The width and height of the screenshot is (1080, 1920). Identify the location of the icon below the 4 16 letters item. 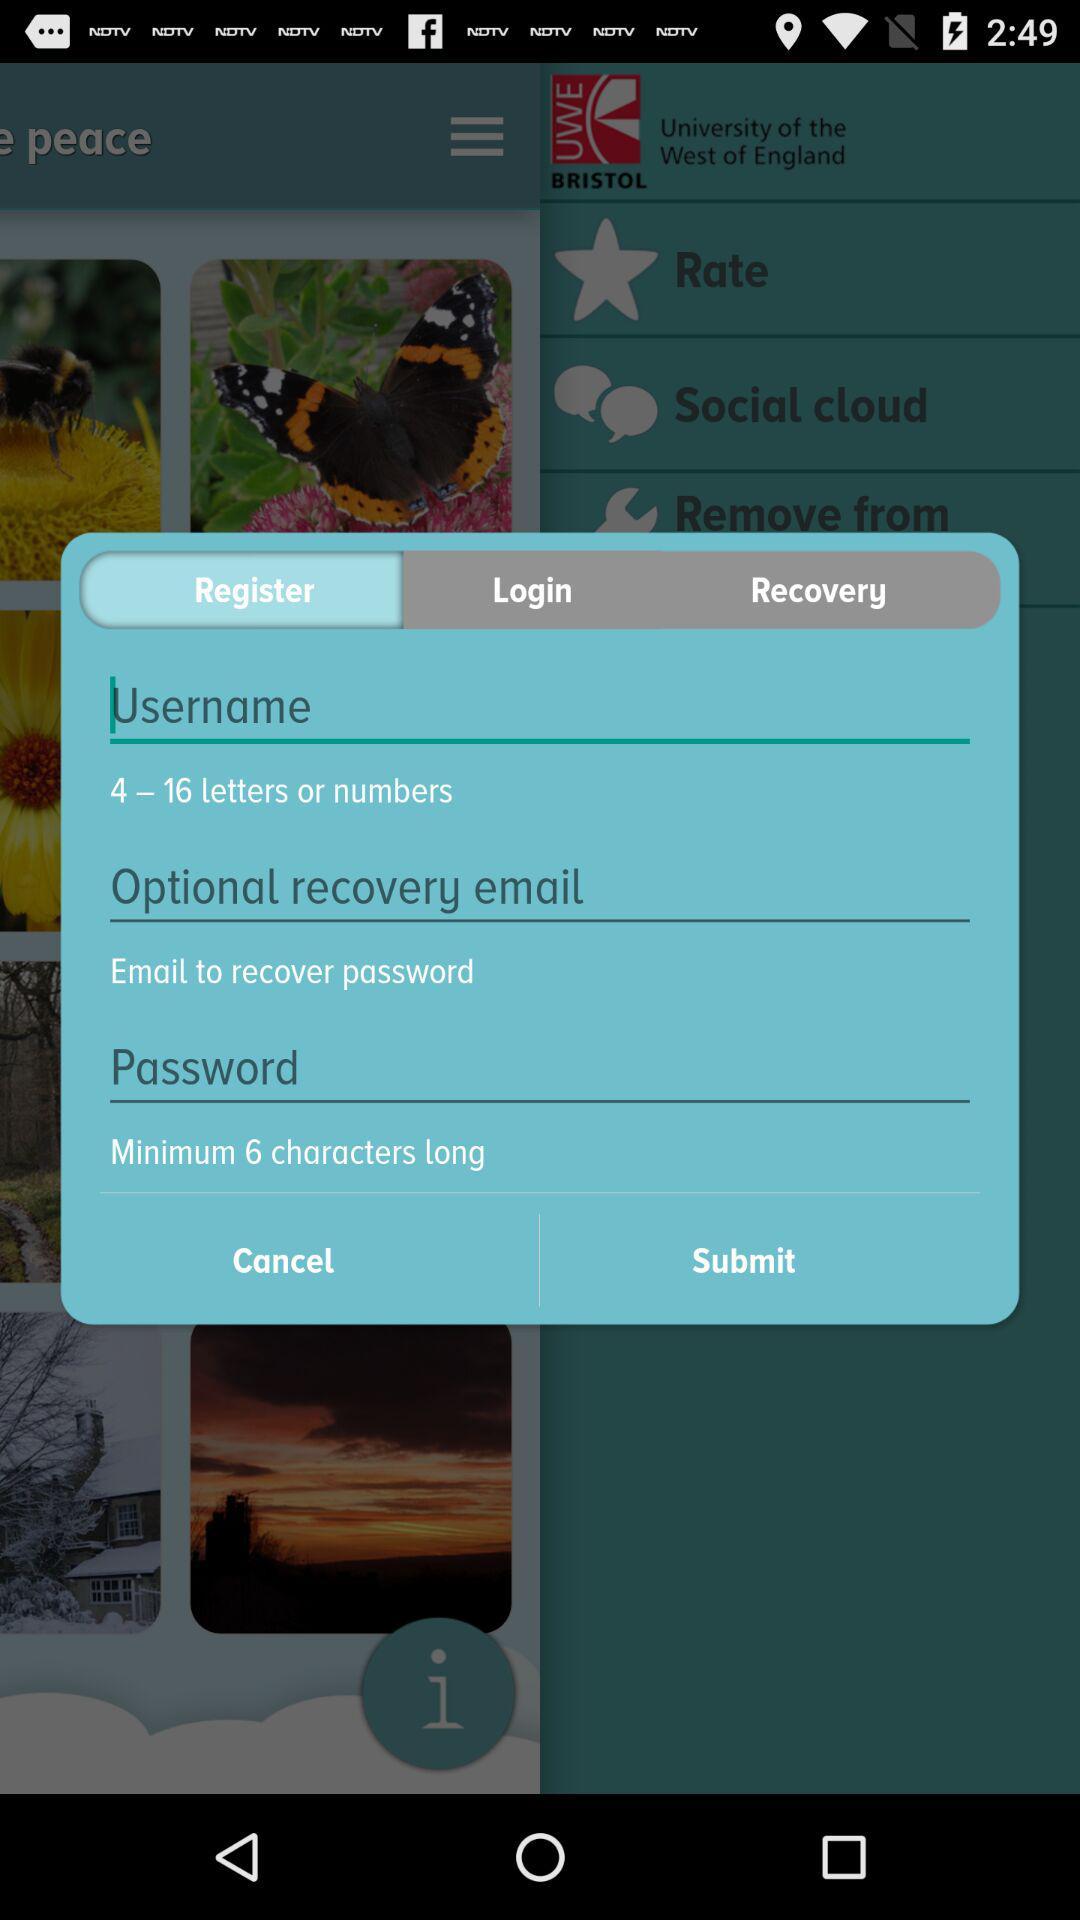
(540, 885).